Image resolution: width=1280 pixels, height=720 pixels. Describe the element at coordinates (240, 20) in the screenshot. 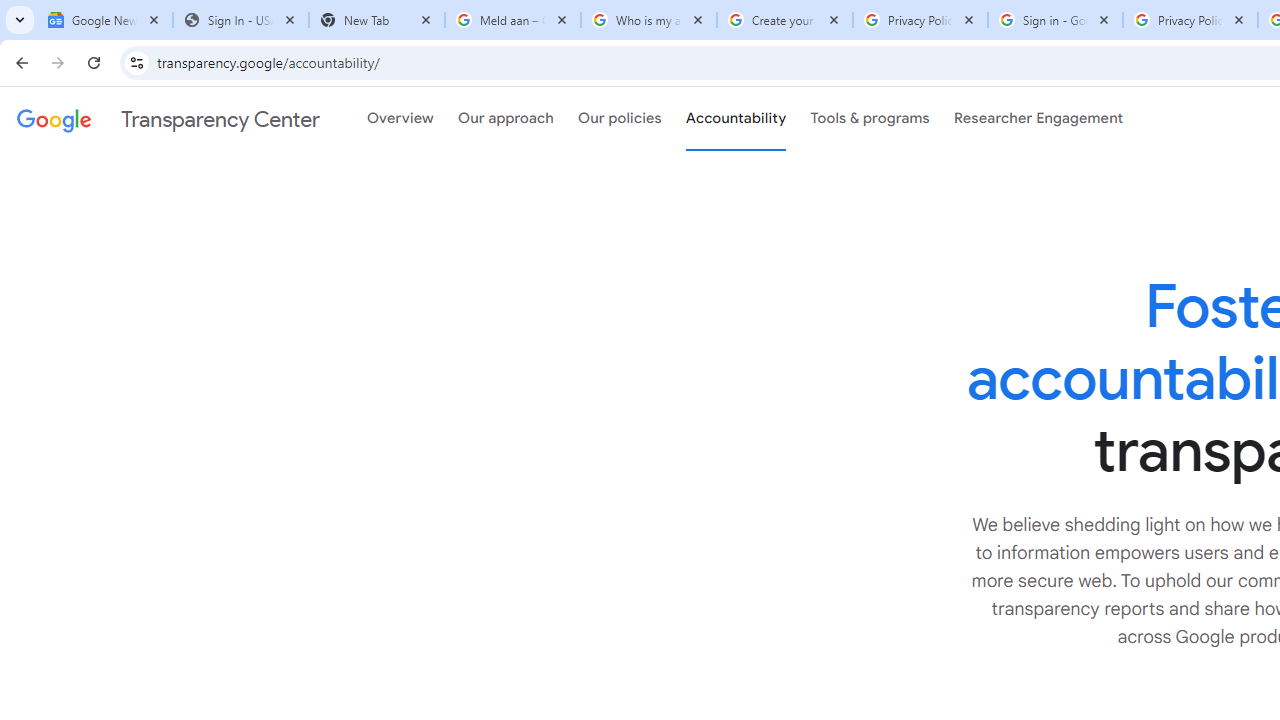

I see `'Sign In - USA TODAY'` at that location.